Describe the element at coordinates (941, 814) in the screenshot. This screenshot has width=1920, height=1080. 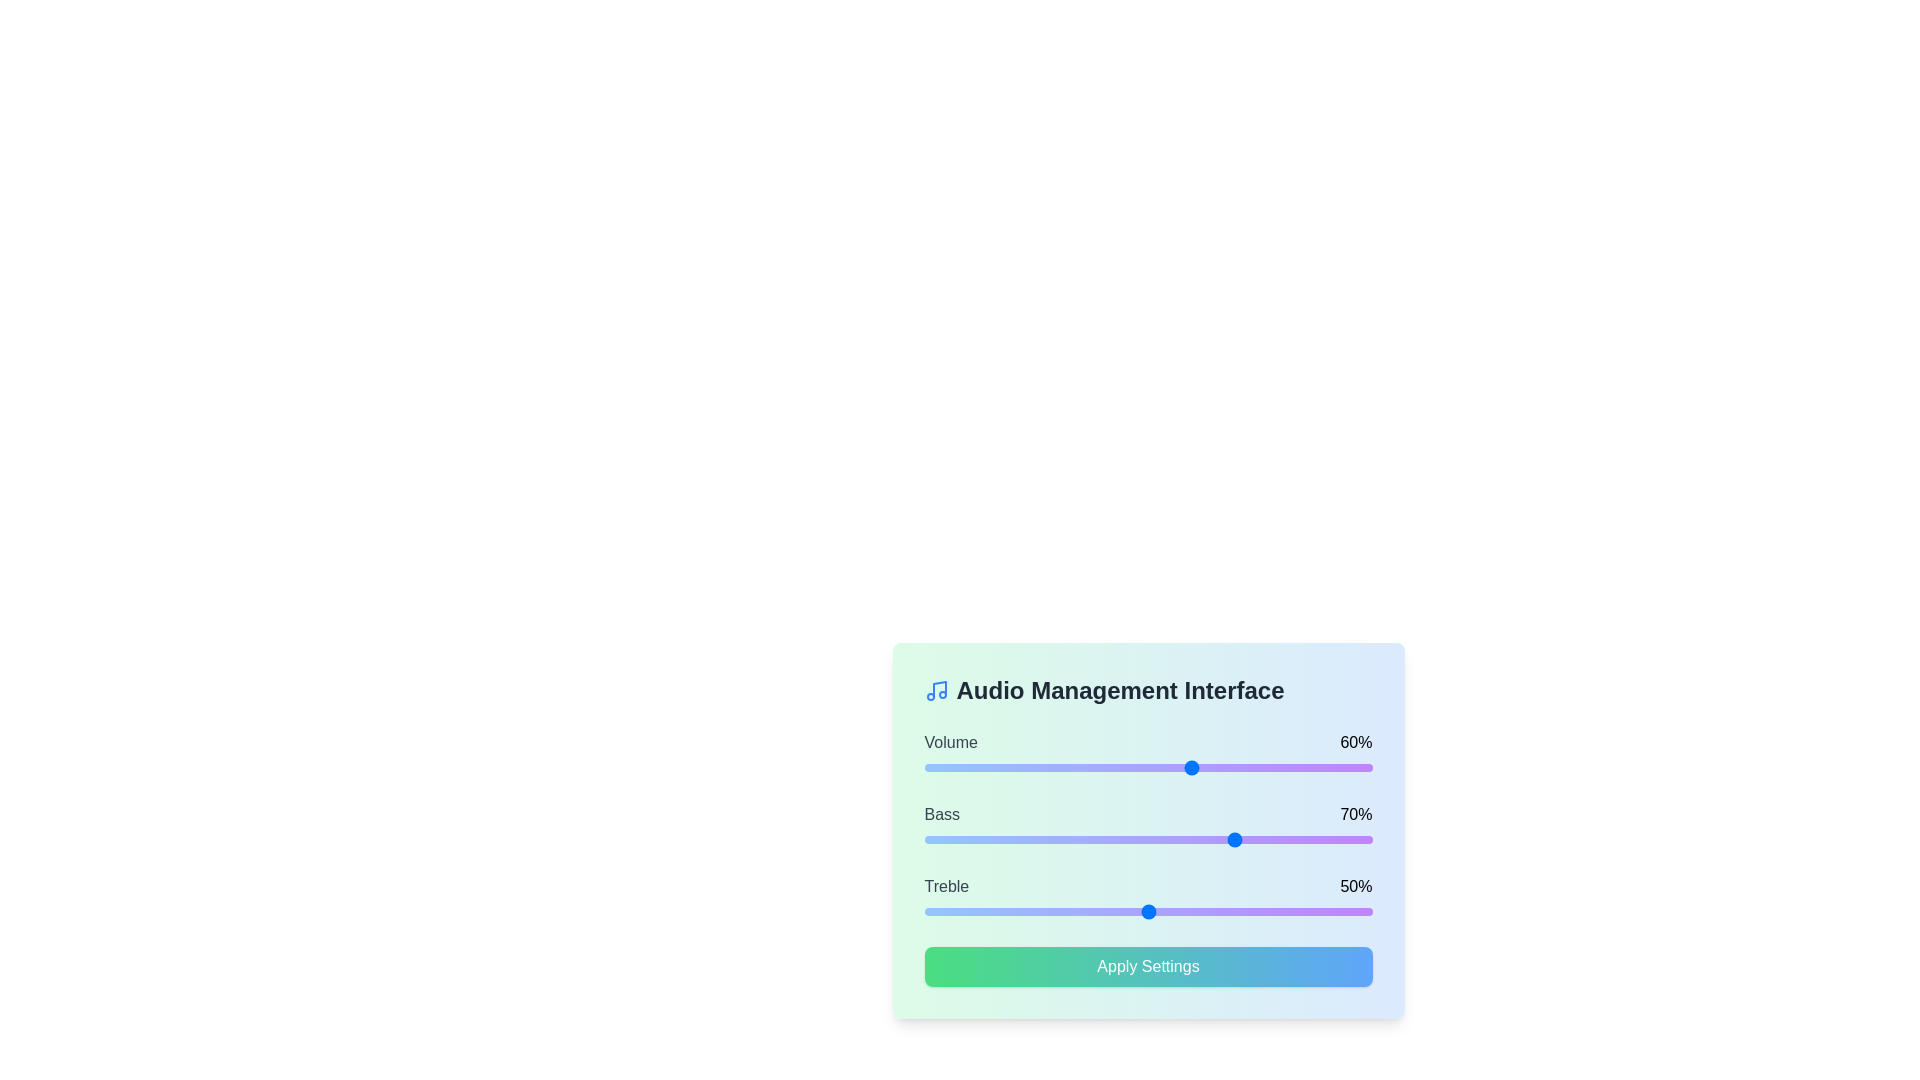
I see `the text label that indicates the bass adjustment control in the audio management interface, located to the left of the percentage indicator ('70%')` at that location.